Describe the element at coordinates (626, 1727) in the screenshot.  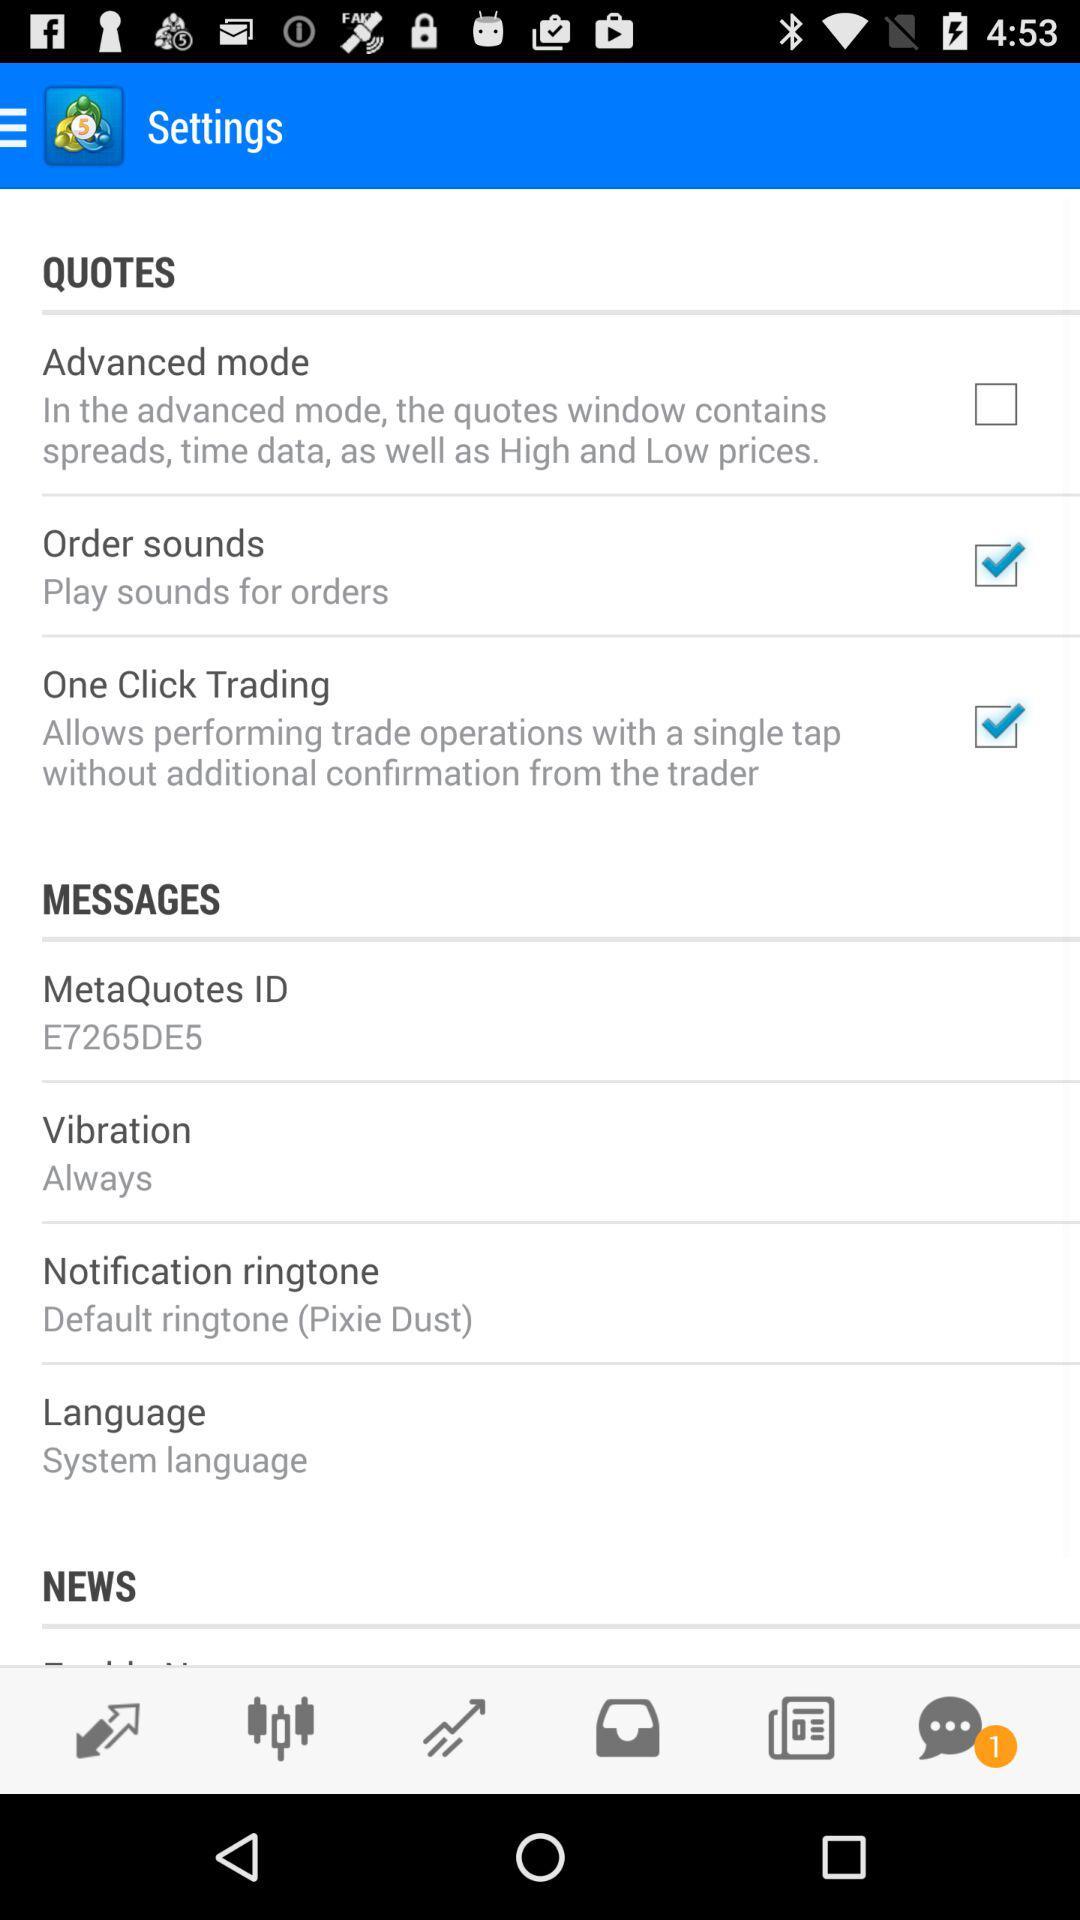
I see `file away for later` at that location.